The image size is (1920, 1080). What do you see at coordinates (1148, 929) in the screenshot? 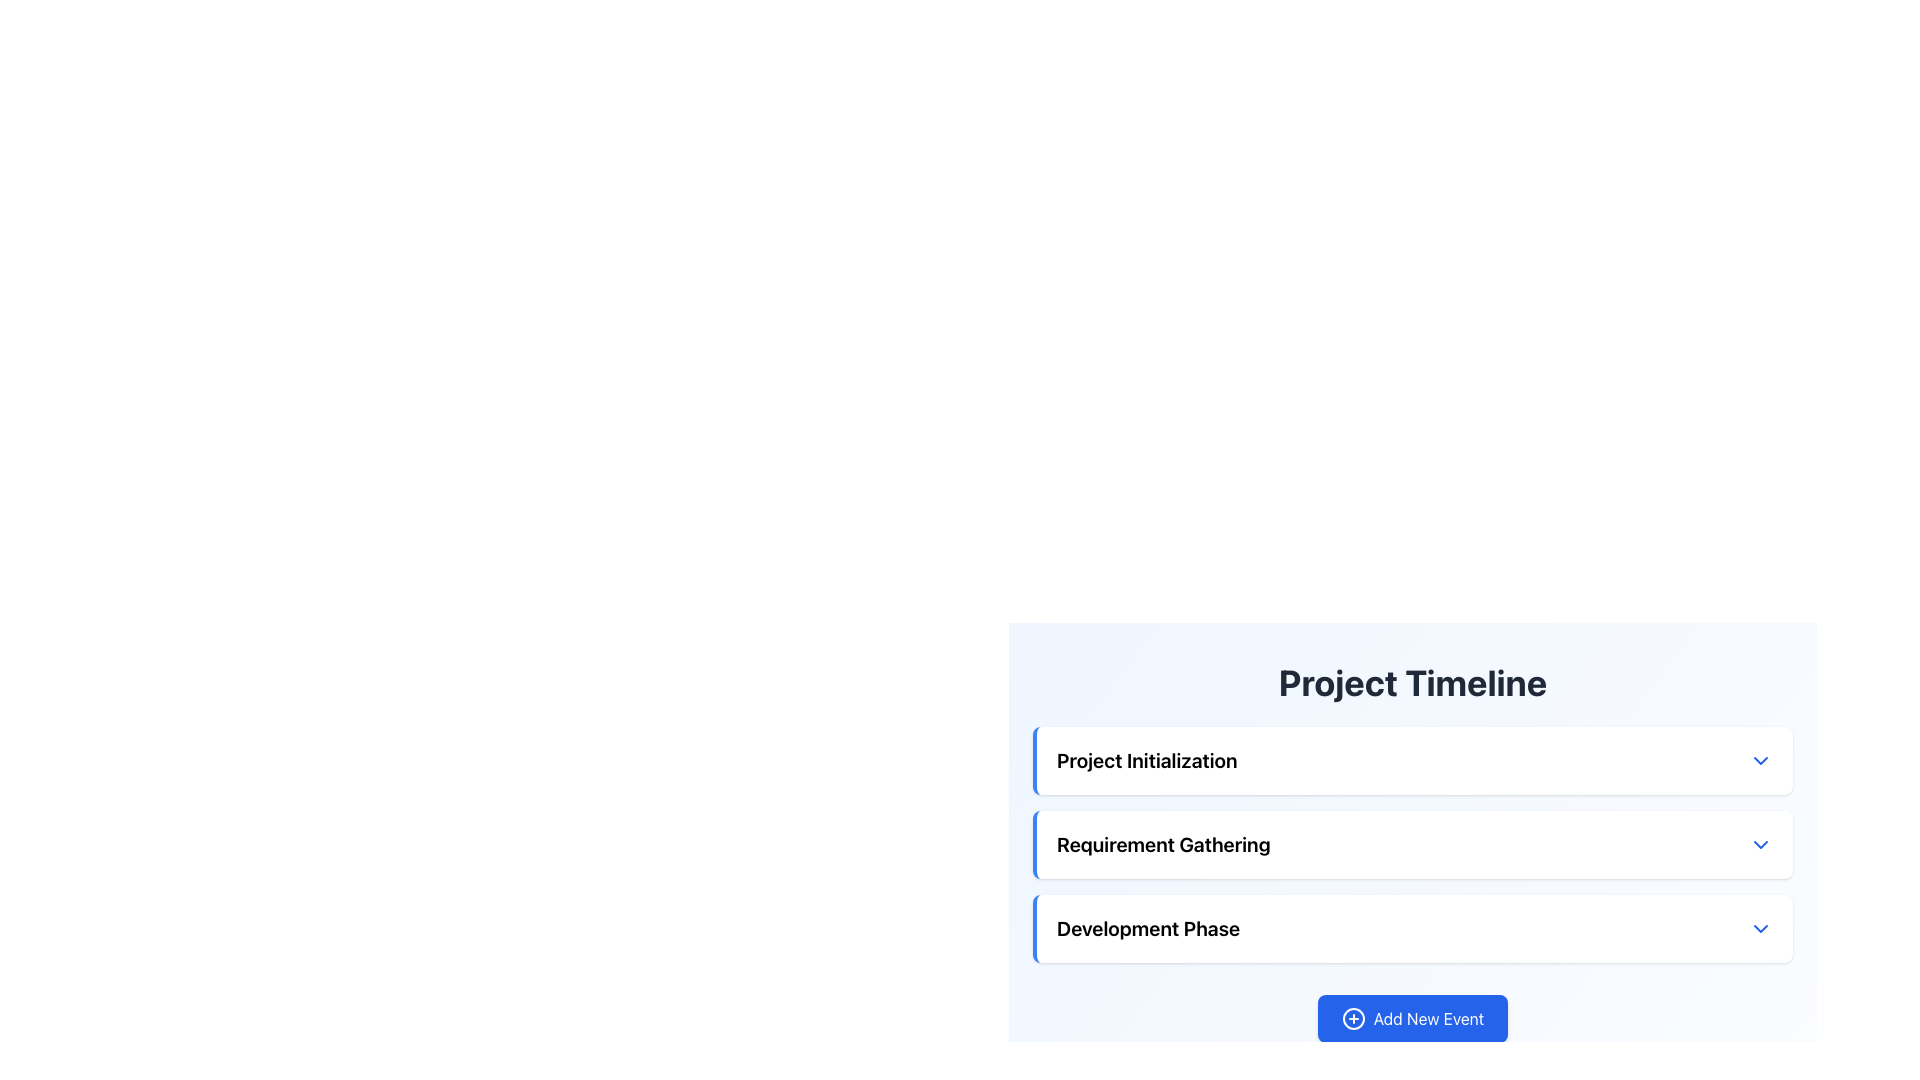
I see `the text label 'Development Phase', which is the third item in the 'Project Timeline' list, styled in a large, bold font with a blue border` at bounding box center [1148, 929].